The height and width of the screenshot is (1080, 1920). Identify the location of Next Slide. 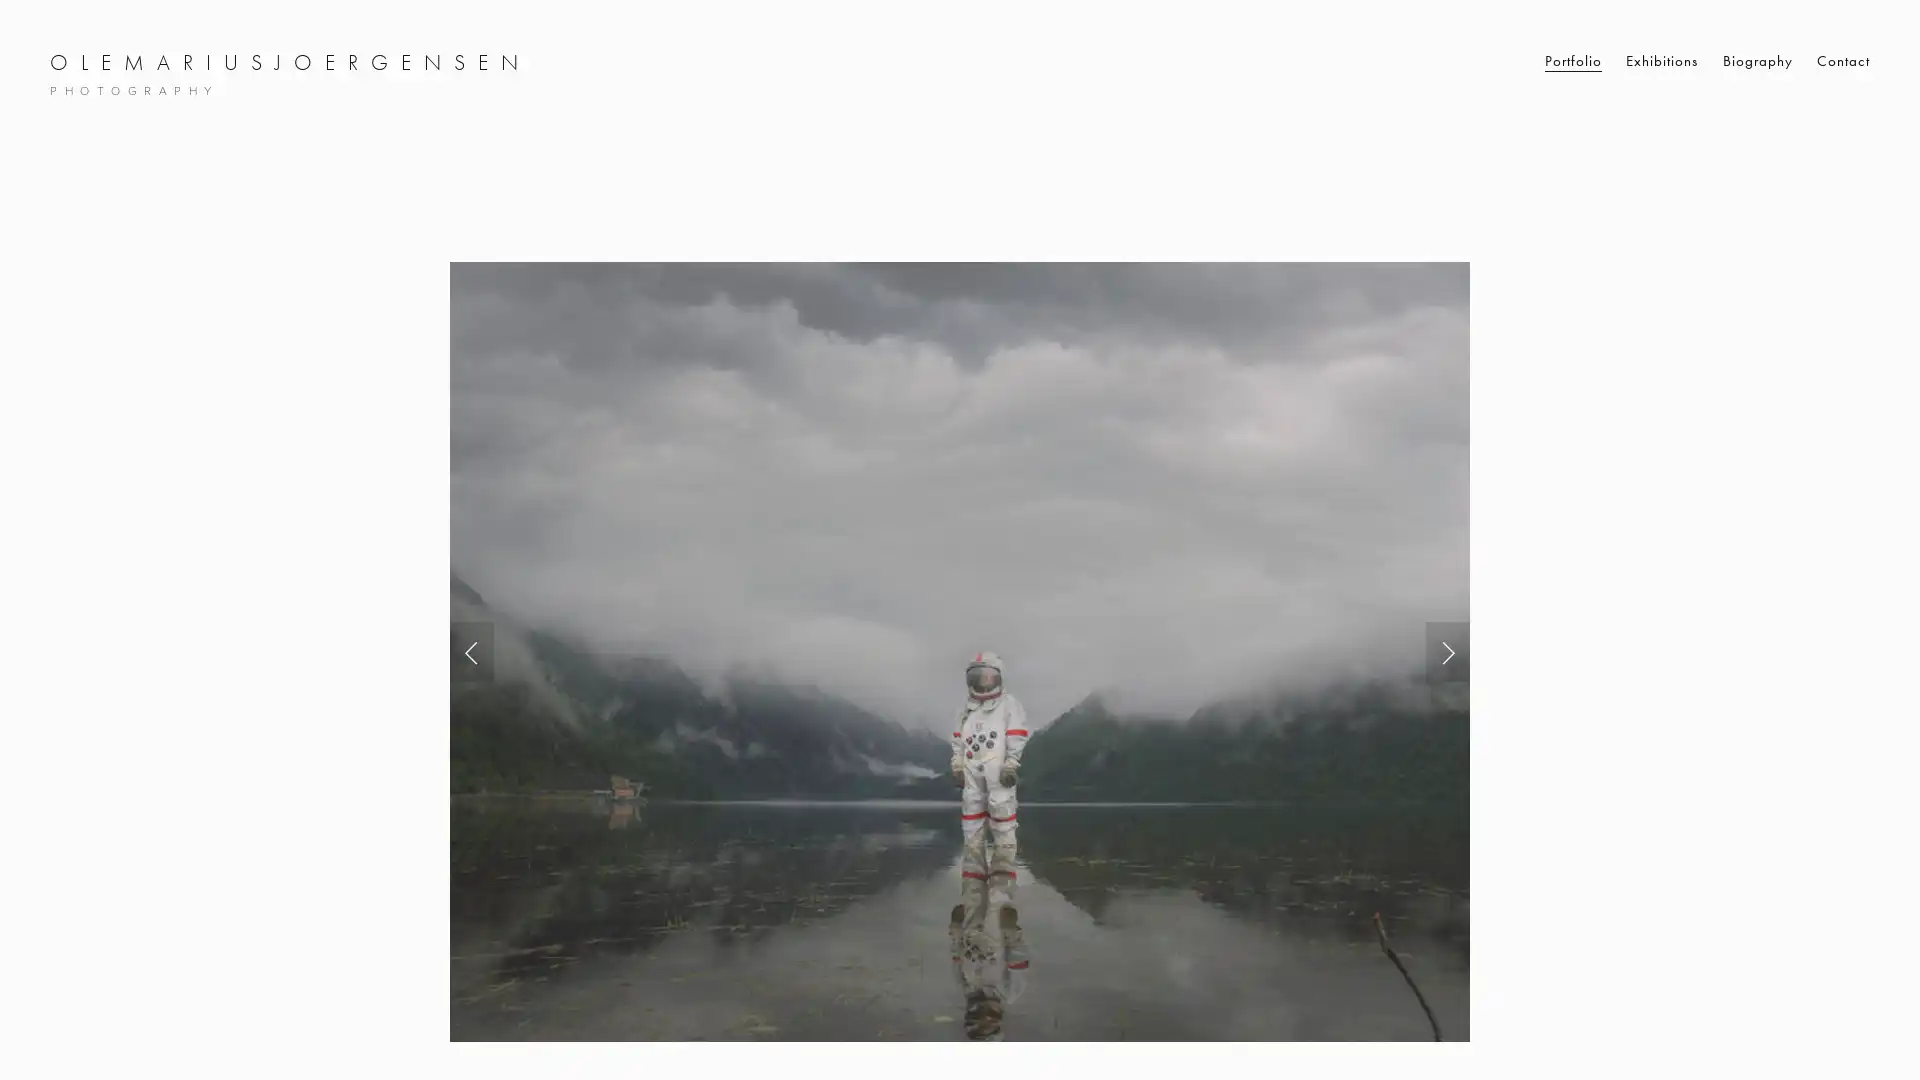
(1448, 651).